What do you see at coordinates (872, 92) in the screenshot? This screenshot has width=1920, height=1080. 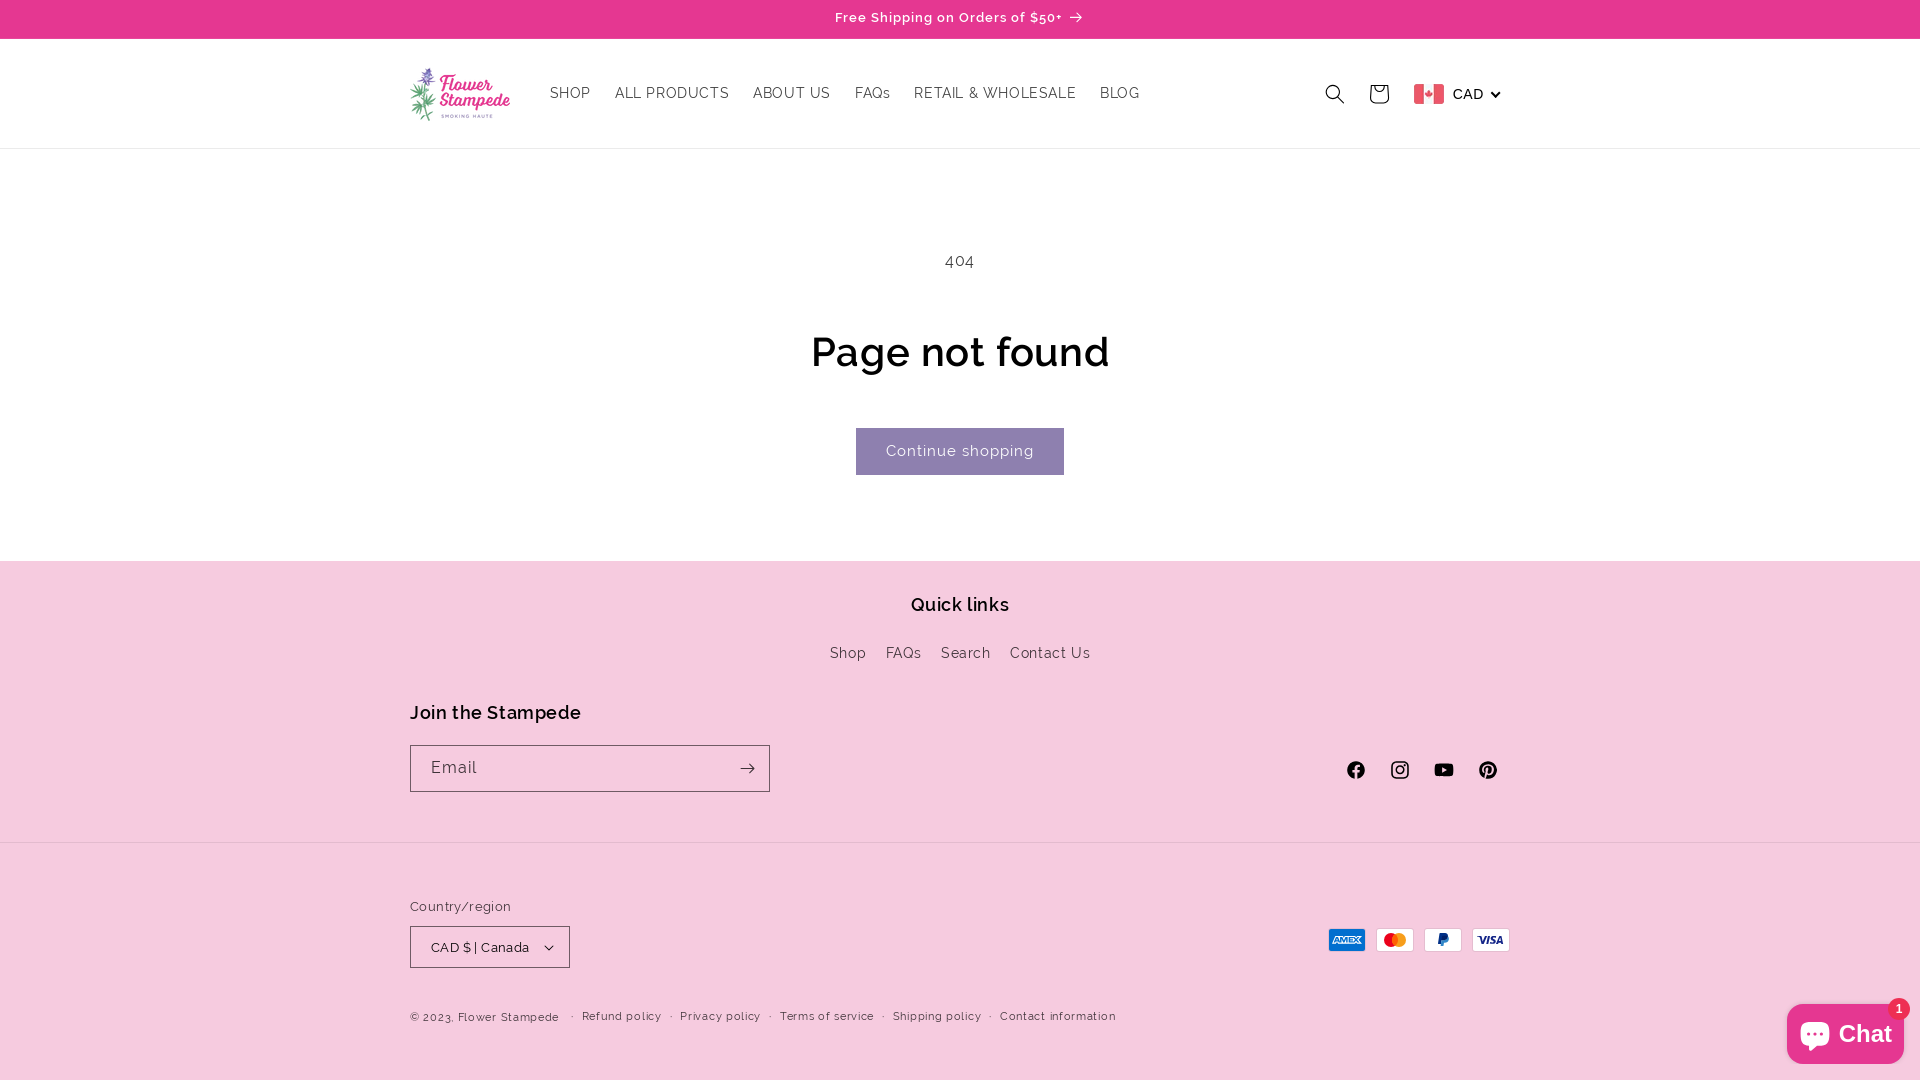 I see `'FAQs'` at bounding box center [872, 92].